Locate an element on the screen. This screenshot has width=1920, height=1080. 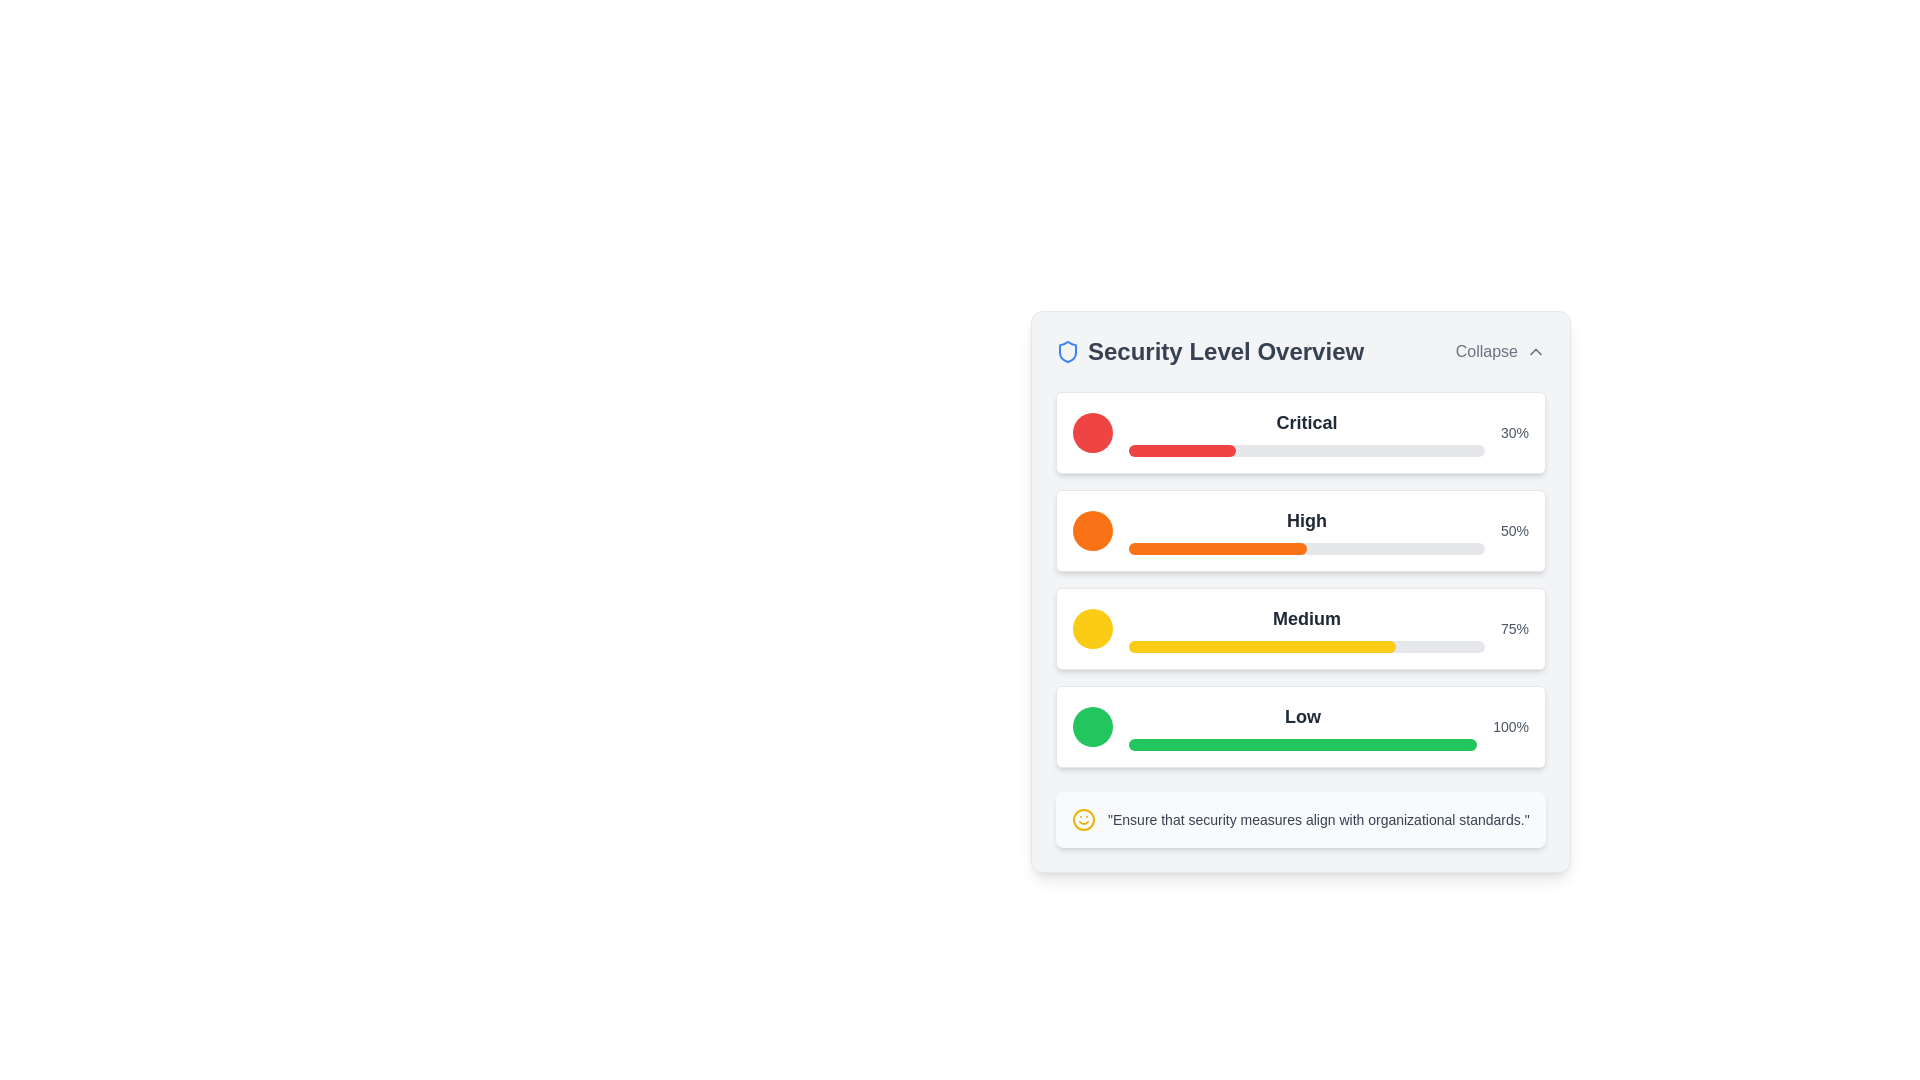
the text label displaying 'Low' in bold, large-sized dark gray font, which is positioned in the lower part of the 'Security Level Overview' panel, under 'Medium' and above the progress bar is located at coordinates (1303, 716).